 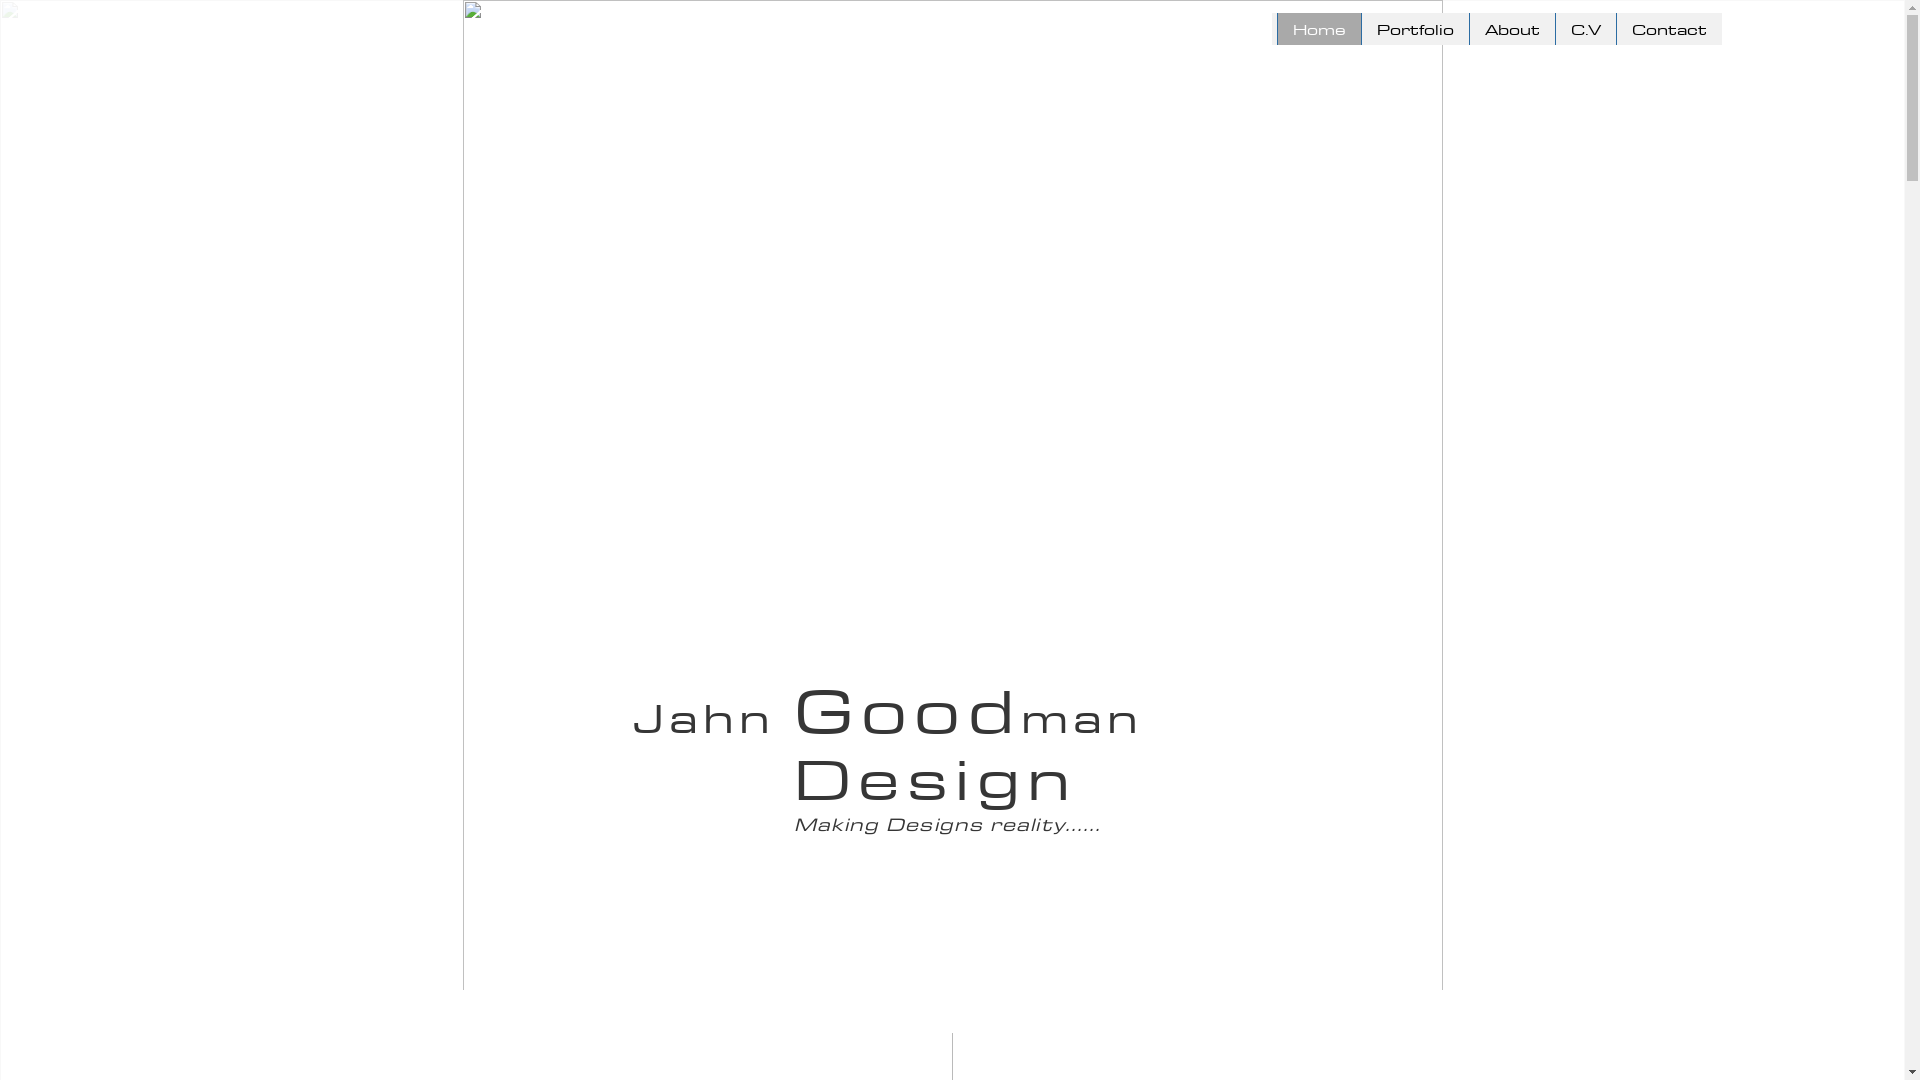 I want to click on 'Portfolio', so click(x=1413, y=29).